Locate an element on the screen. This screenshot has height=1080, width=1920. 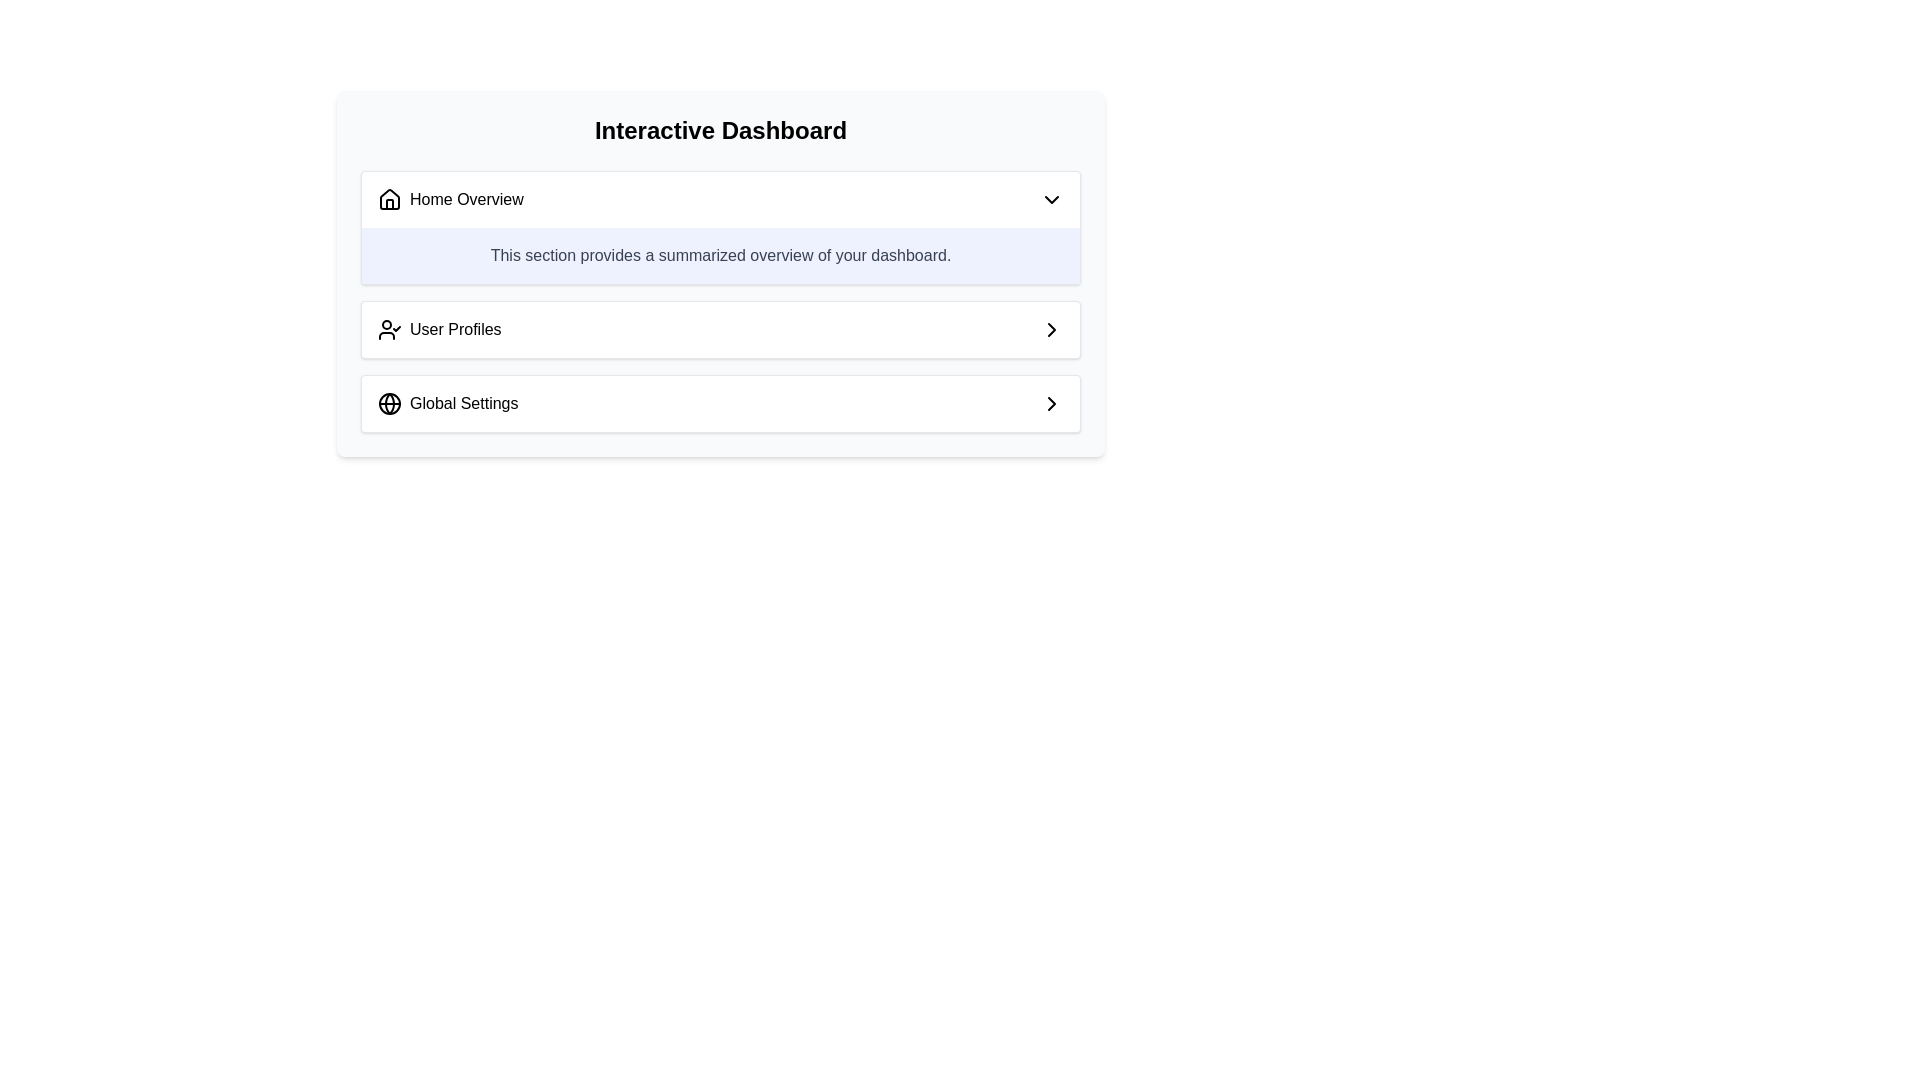
the third button in the 'Interactive Dashboard' section is located at coordinates (720, 404).